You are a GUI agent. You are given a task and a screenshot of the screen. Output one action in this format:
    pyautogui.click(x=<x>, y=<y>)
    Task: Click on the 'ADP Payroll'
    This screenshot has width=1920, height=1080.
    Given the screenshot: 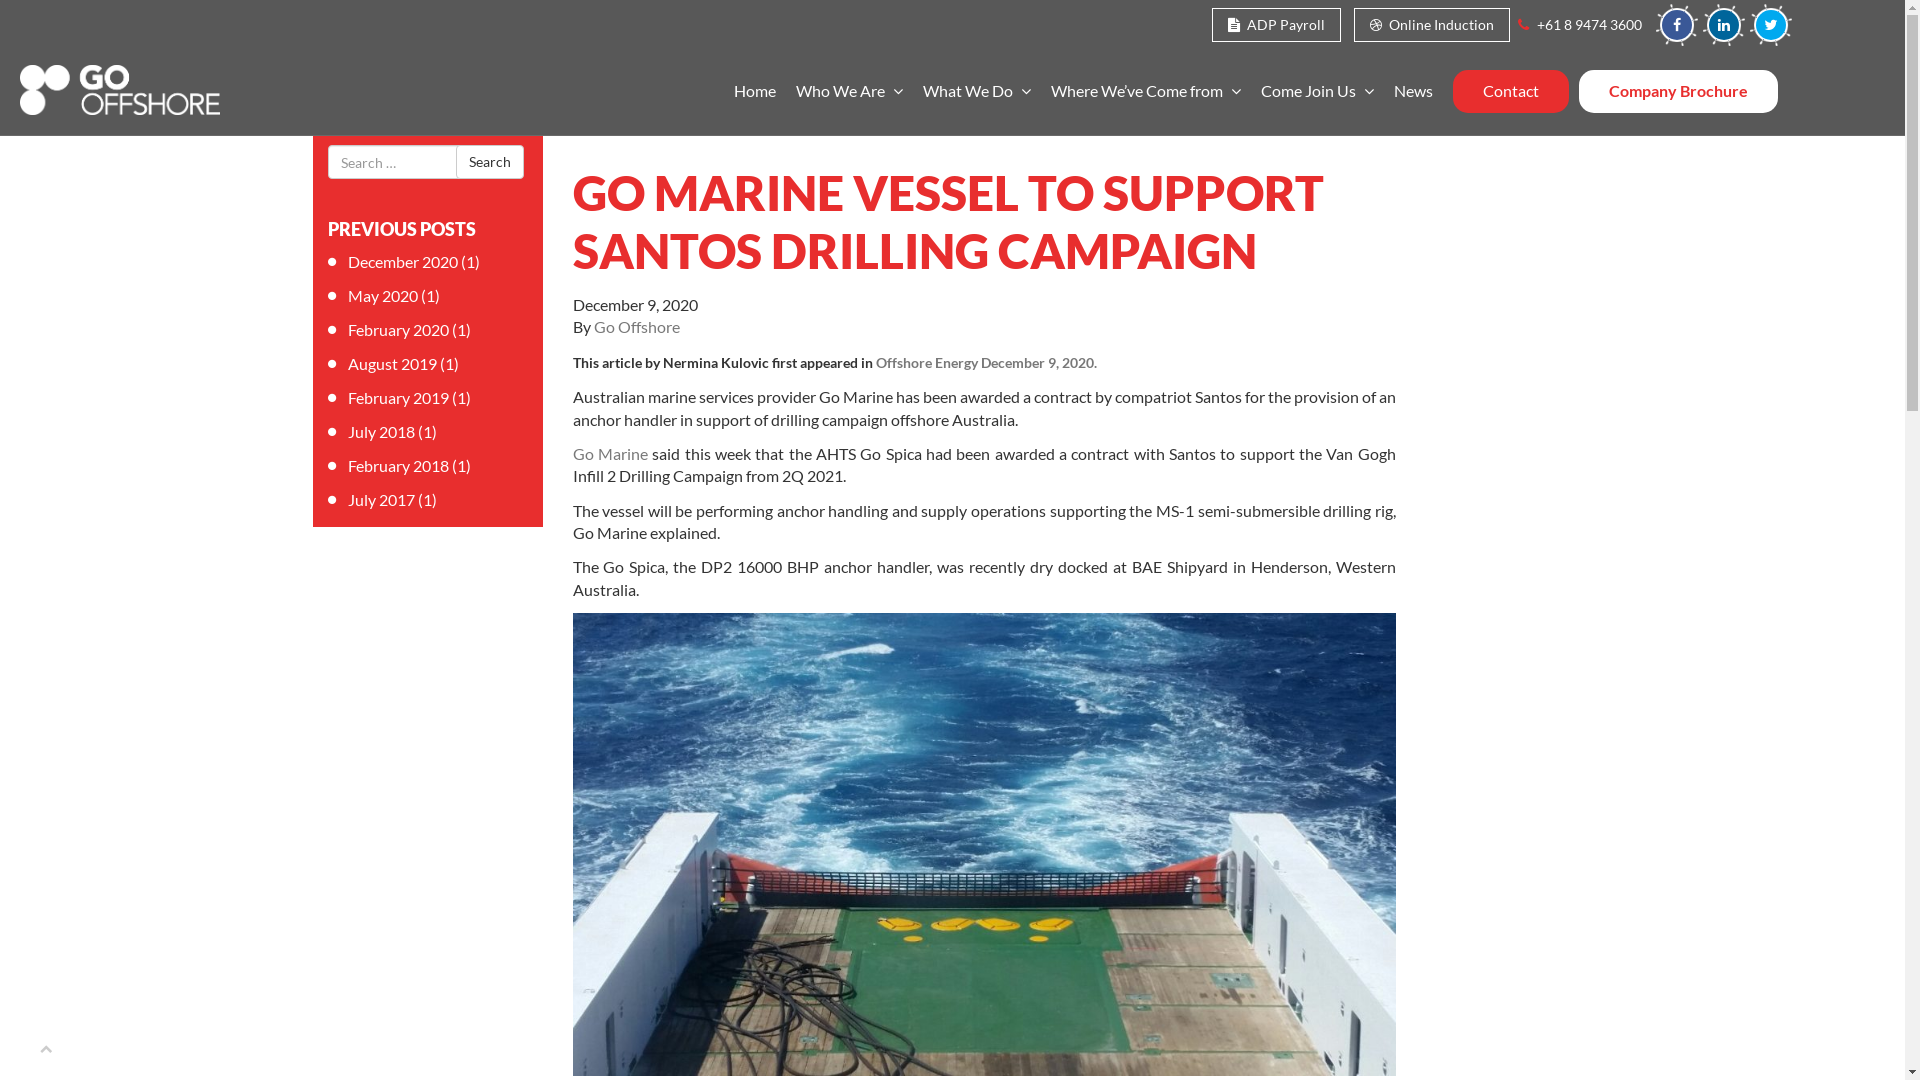 What is the action you would take?
    pyautogui.click(x=1275, y=24)
    